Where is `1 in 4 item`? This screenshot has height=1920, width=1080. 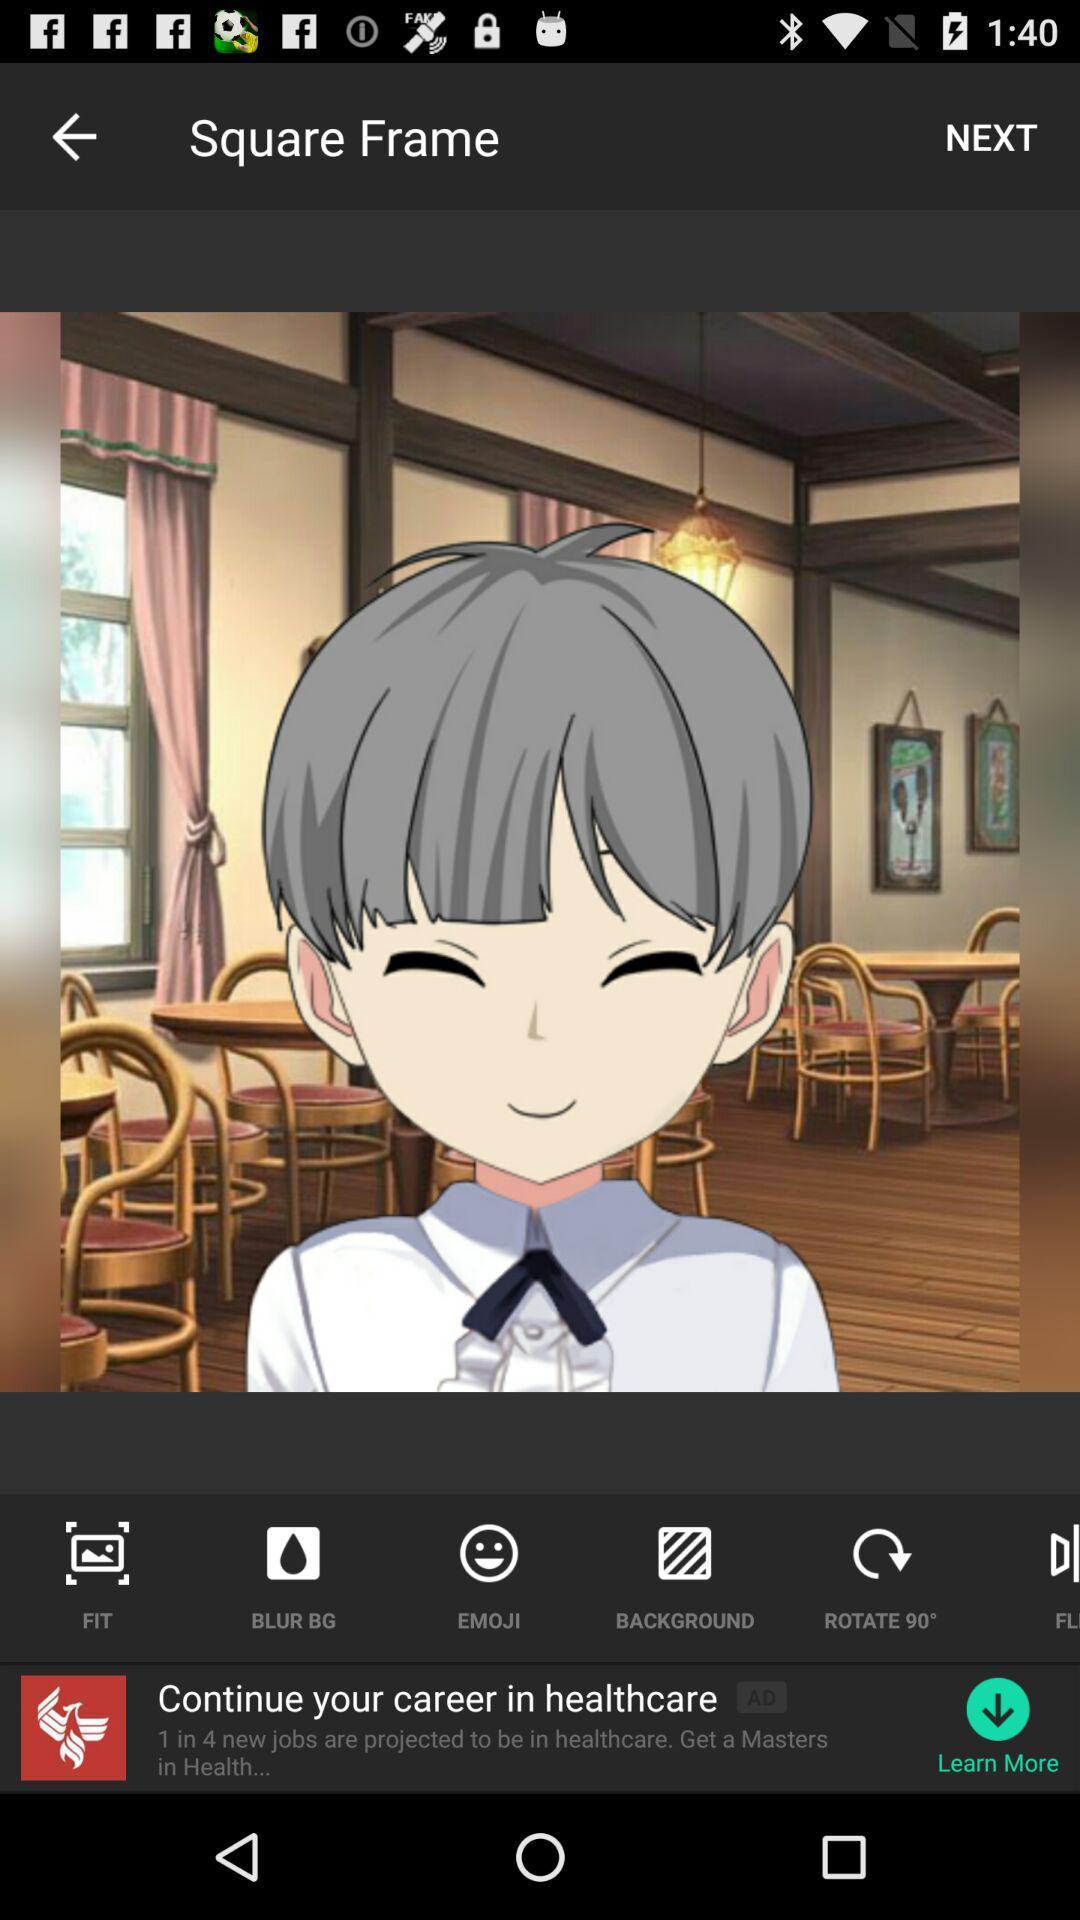 1 in 4 item is located at coordinates (504, 1751).